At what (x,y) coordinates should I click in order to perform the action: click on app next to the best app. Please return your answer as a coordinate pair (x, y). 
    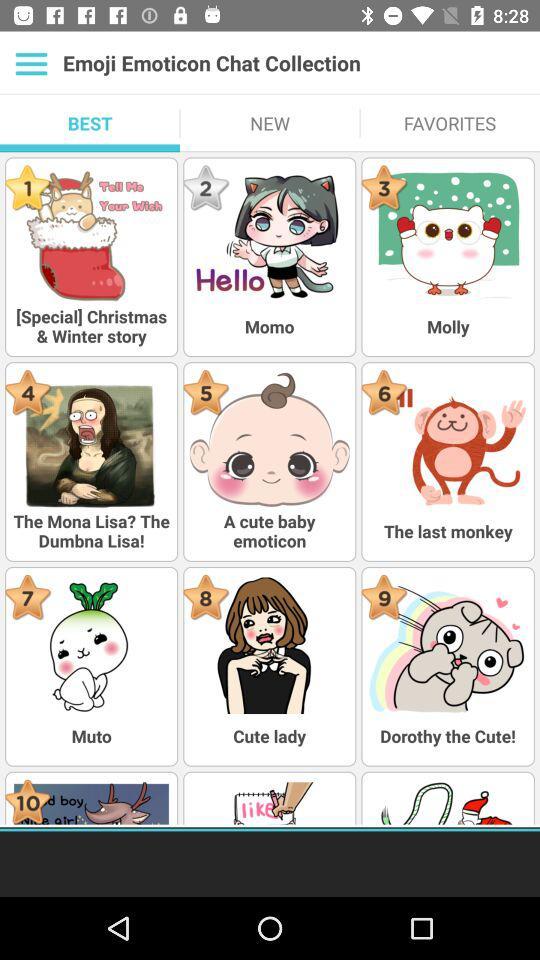
    Looking at the image, I should click on (270, 122).